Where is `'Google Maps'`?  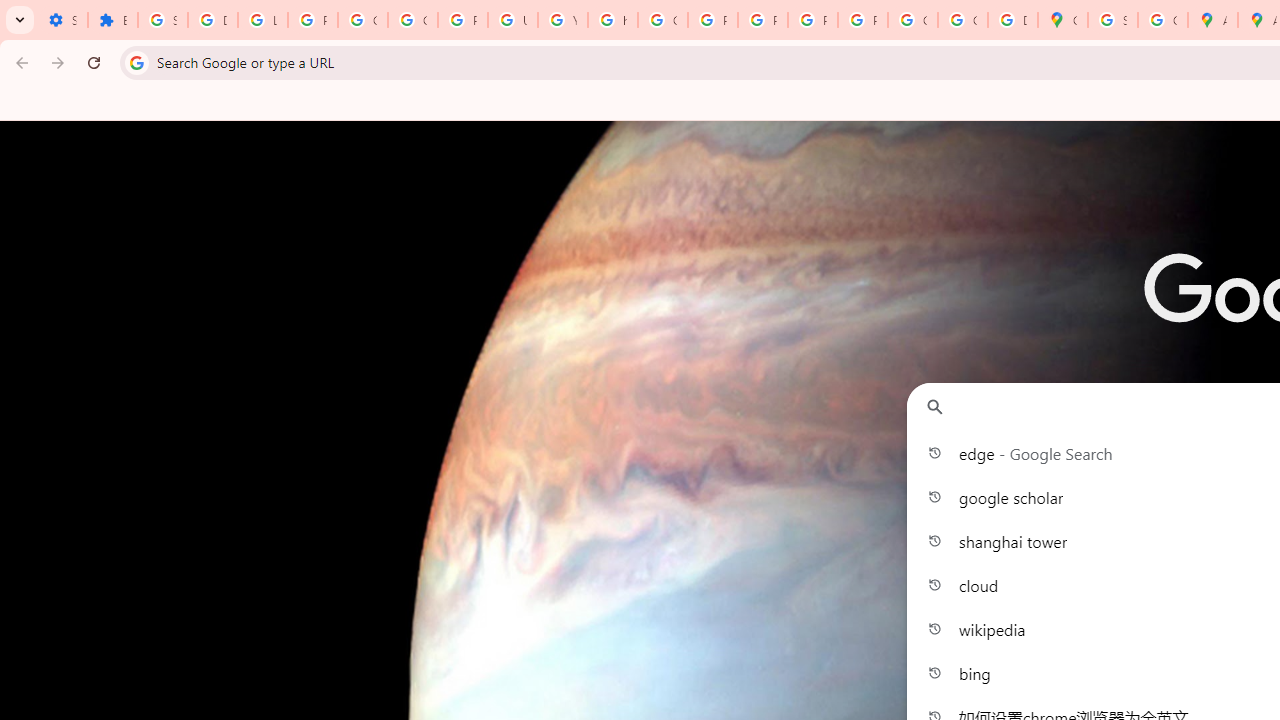 'Google Maps' is located at coordinates (1062, 20).